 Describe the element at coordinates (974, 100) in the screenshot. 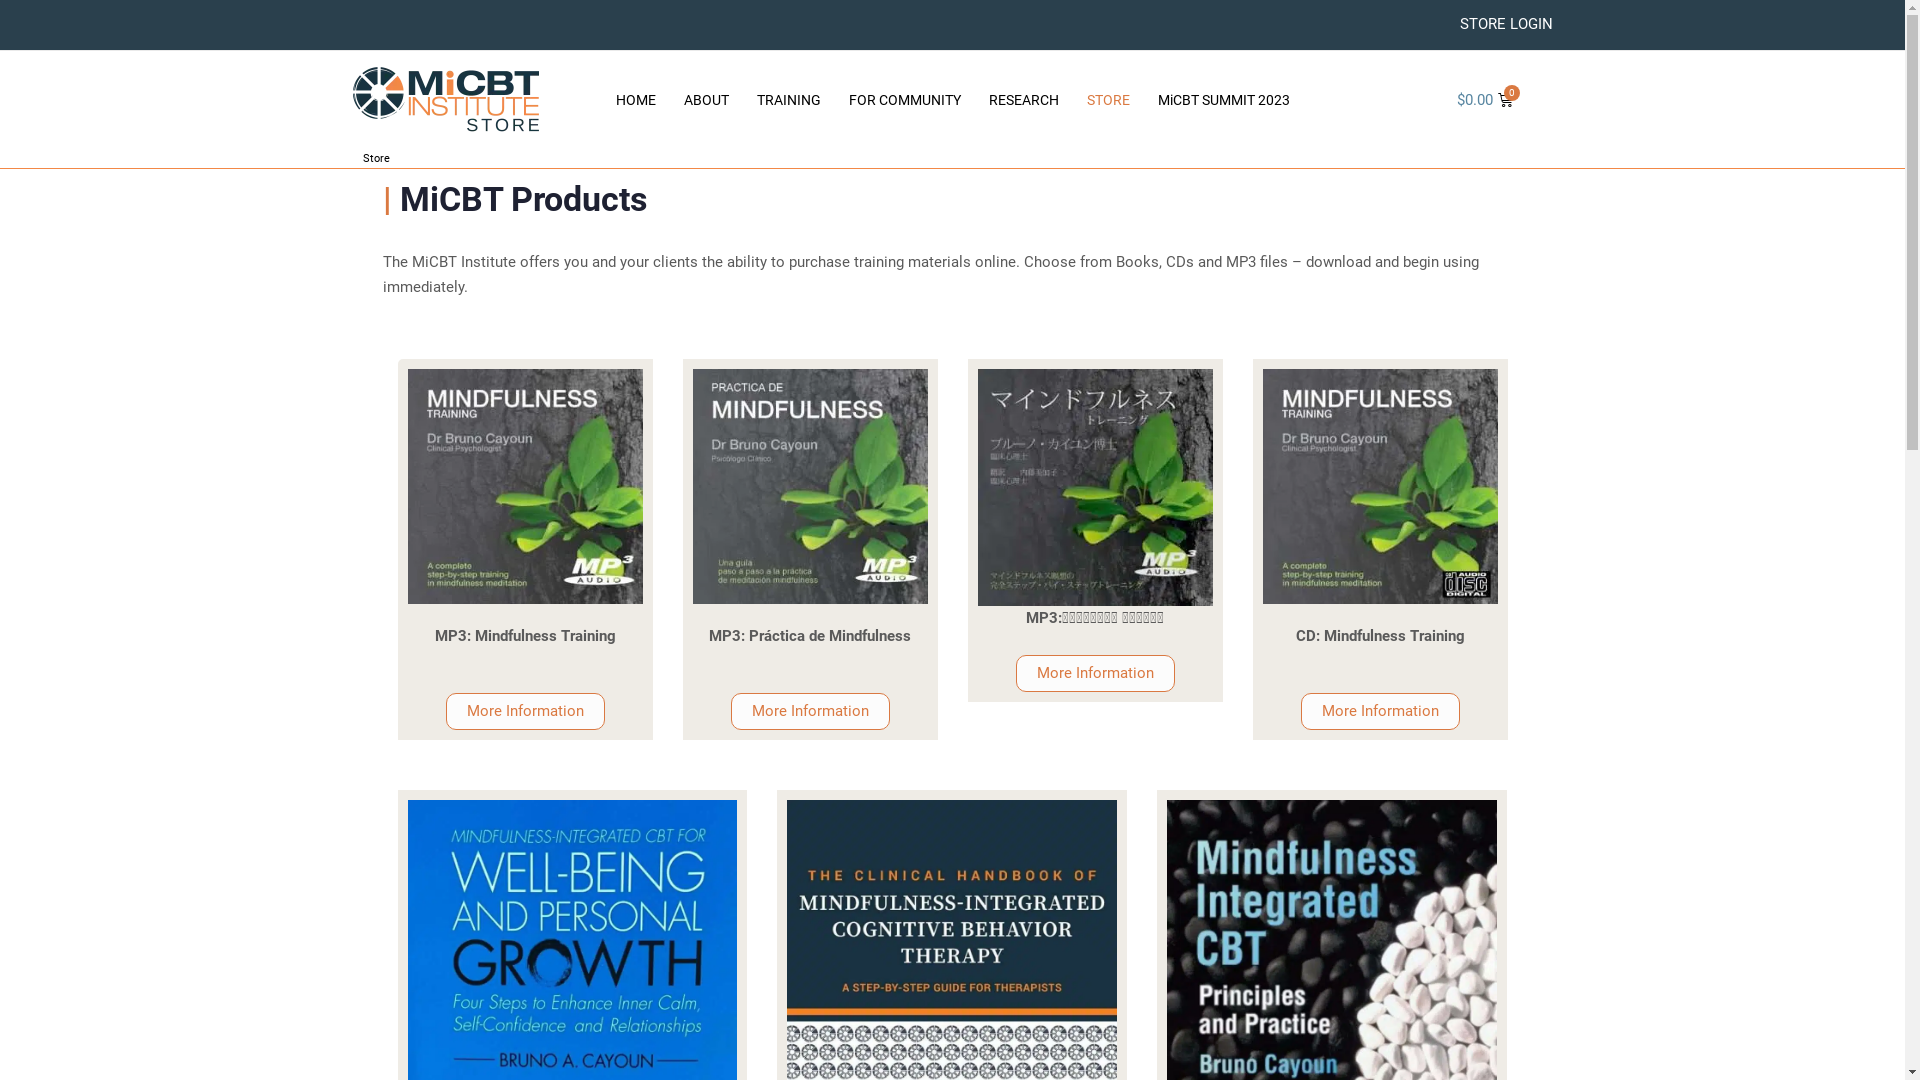

I see `'RESEARCH'` at that location.